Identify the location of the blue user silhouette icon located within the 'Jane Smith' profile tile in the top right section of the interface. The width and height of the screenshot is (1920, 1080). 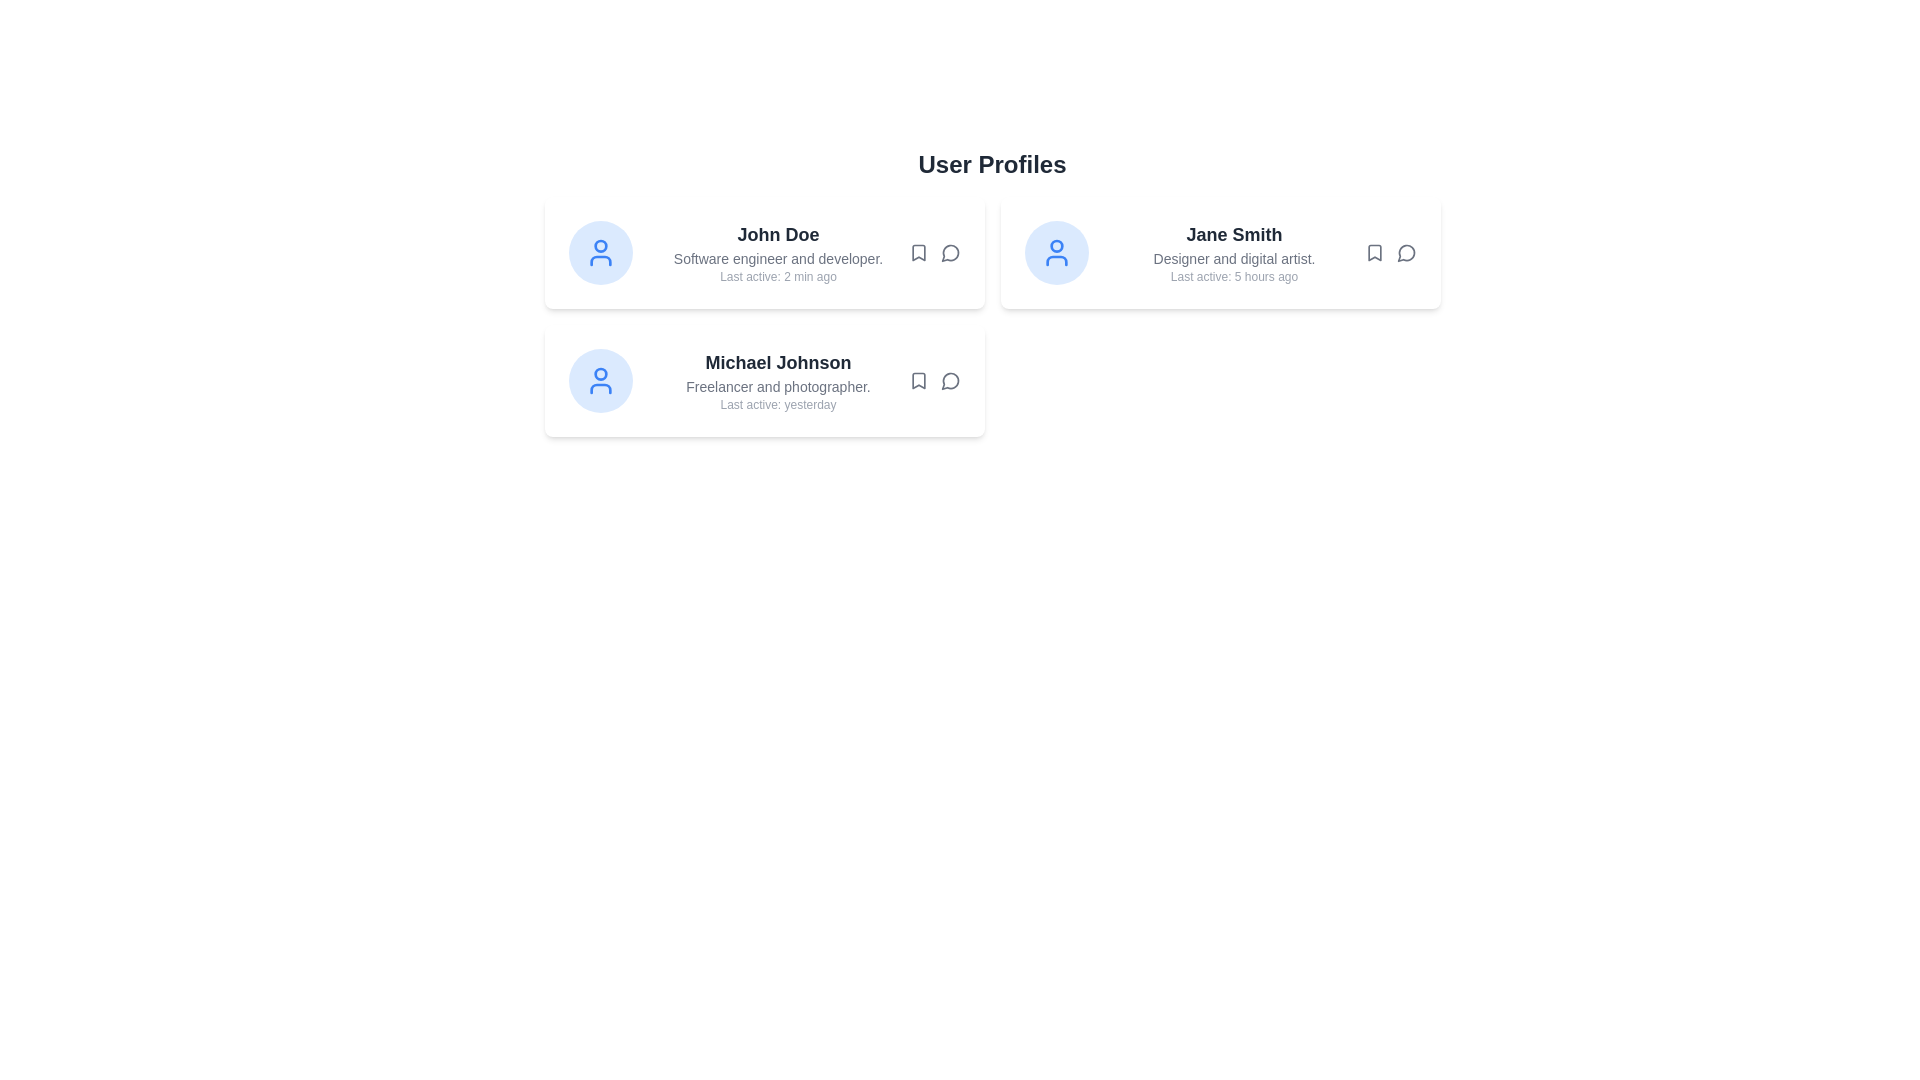
(1055, 252).